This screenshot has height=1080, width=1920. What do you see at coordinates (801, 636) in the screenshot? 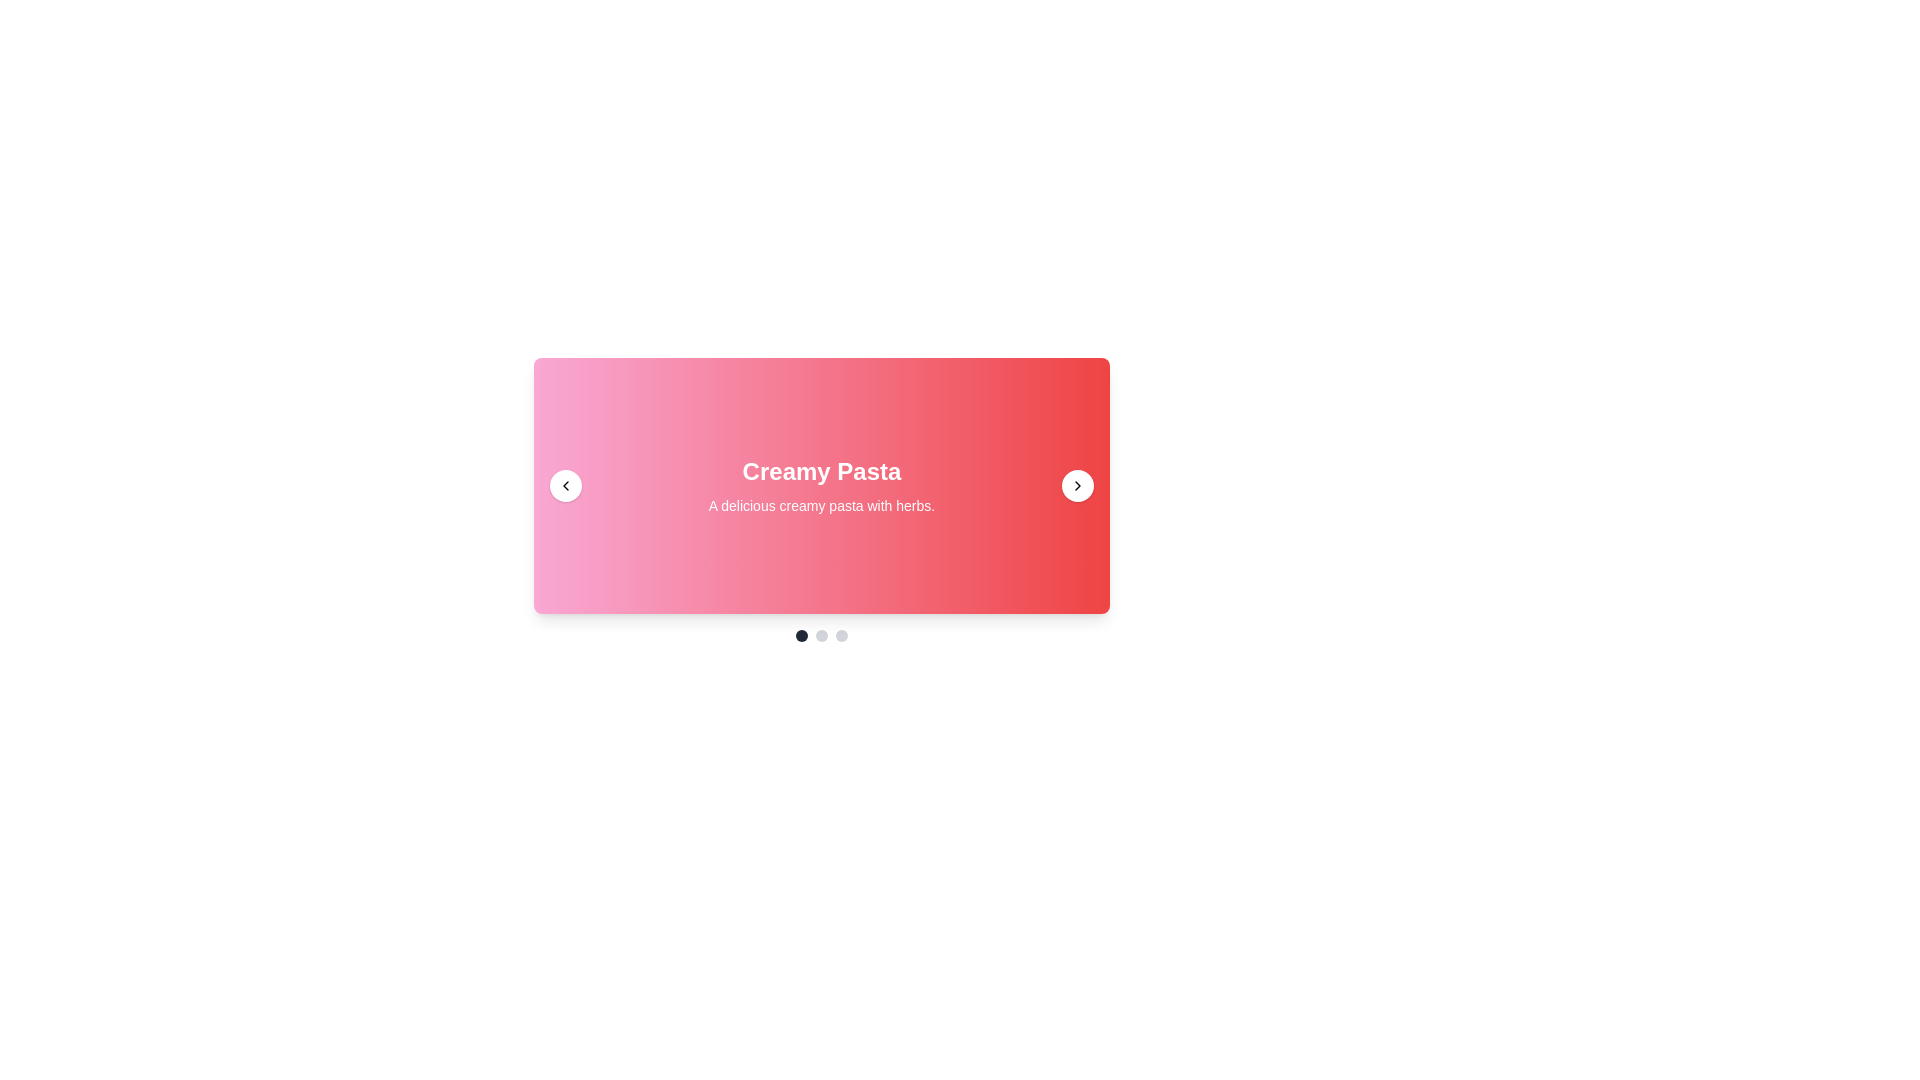
I see `the leftmost circular dark gray indicator located at the bottom center of the UI` at bounding box center [801, 636].